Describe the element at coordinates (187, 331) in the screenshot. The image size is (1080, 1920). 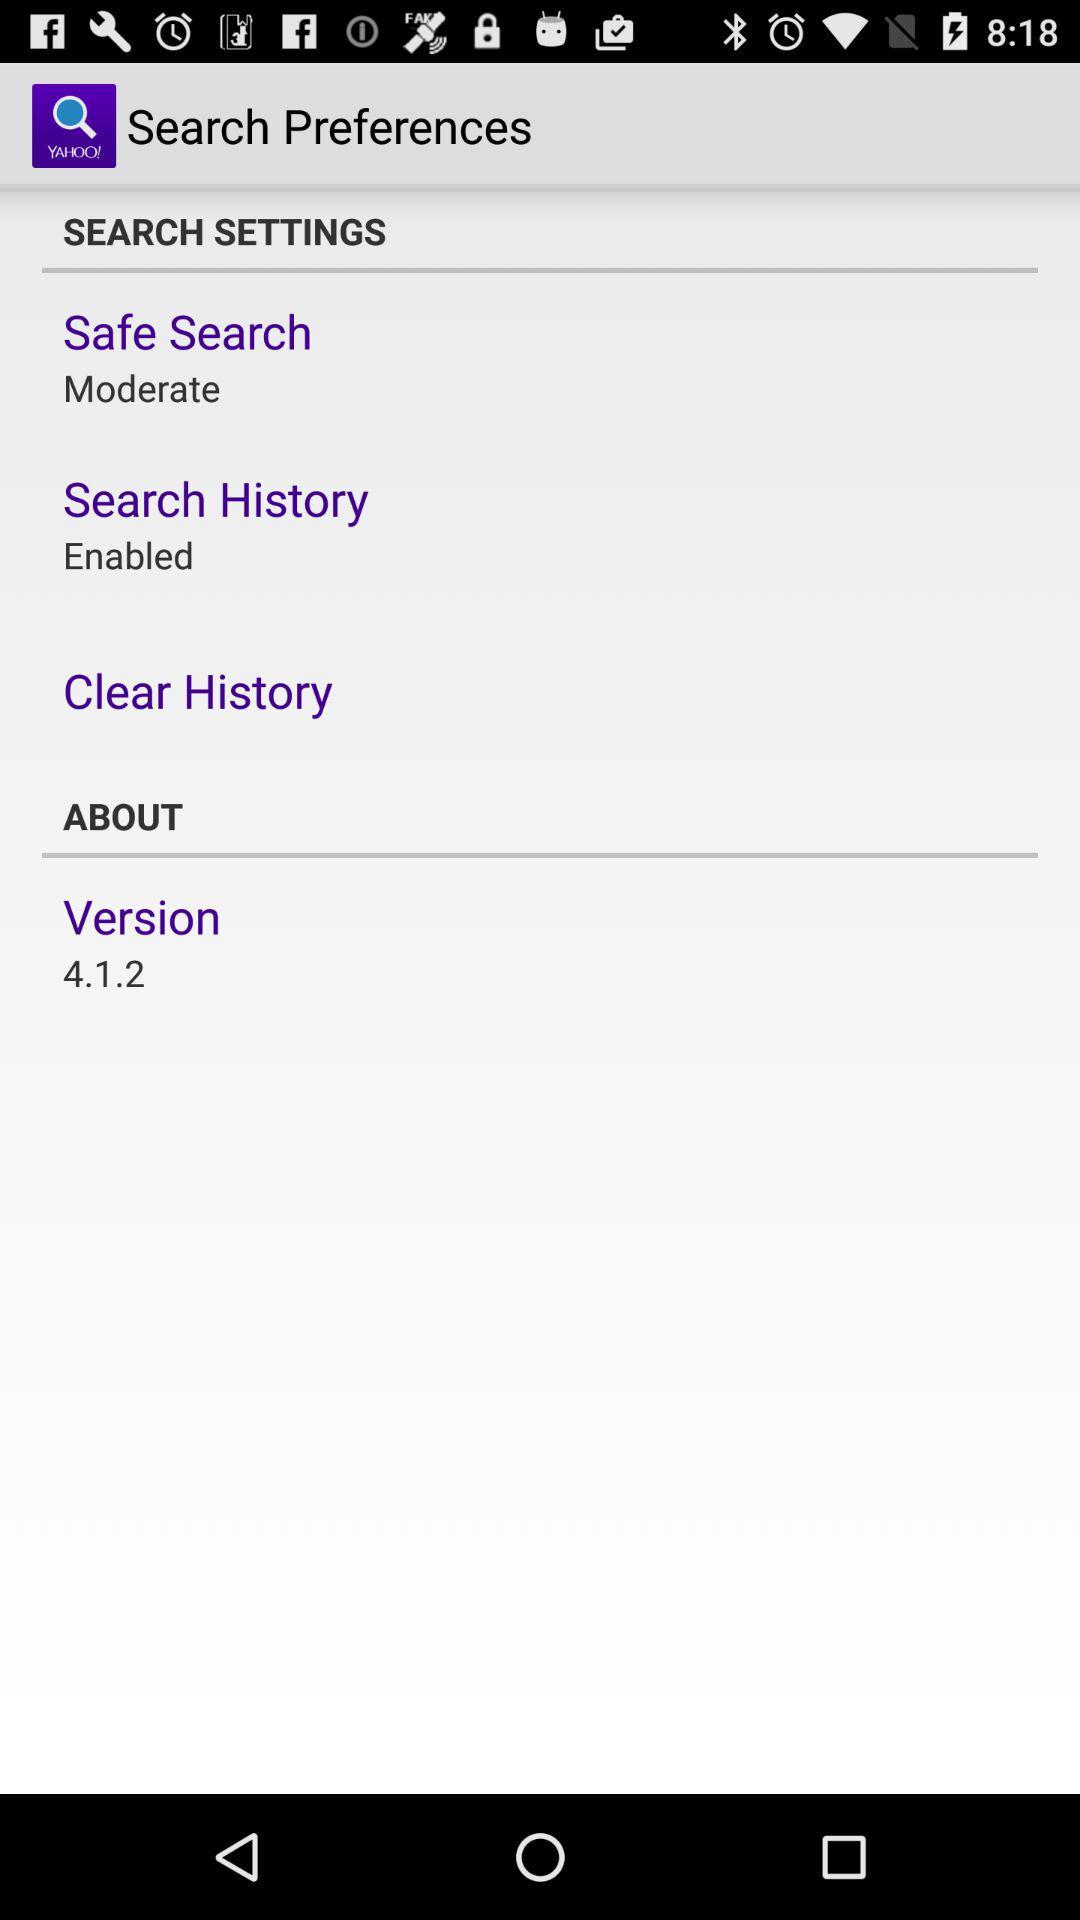
I see `the item below search settings app` at that location.